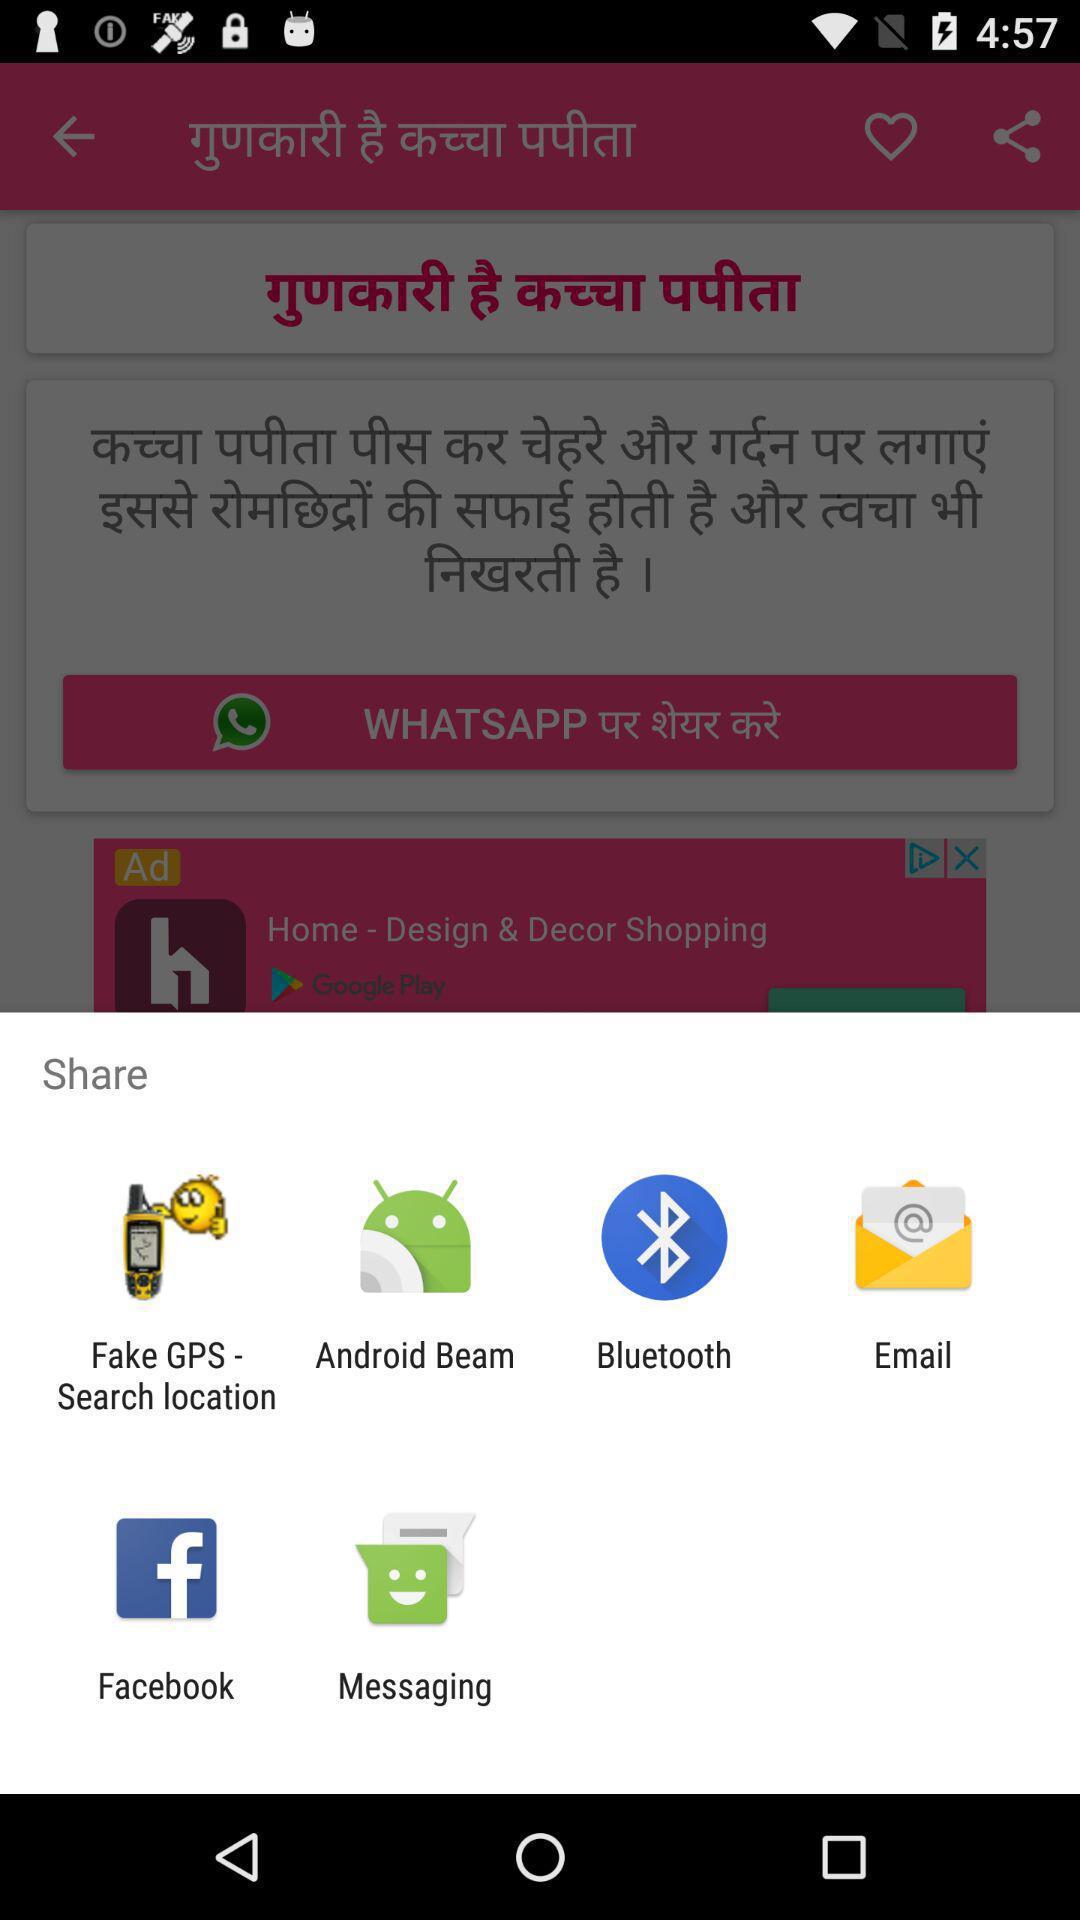 This screenshot has height=1920, width=1080. Describe the element at coordinates (414, 1374) in the screenshot. I see `app to the right of fake gps search item` at that location.